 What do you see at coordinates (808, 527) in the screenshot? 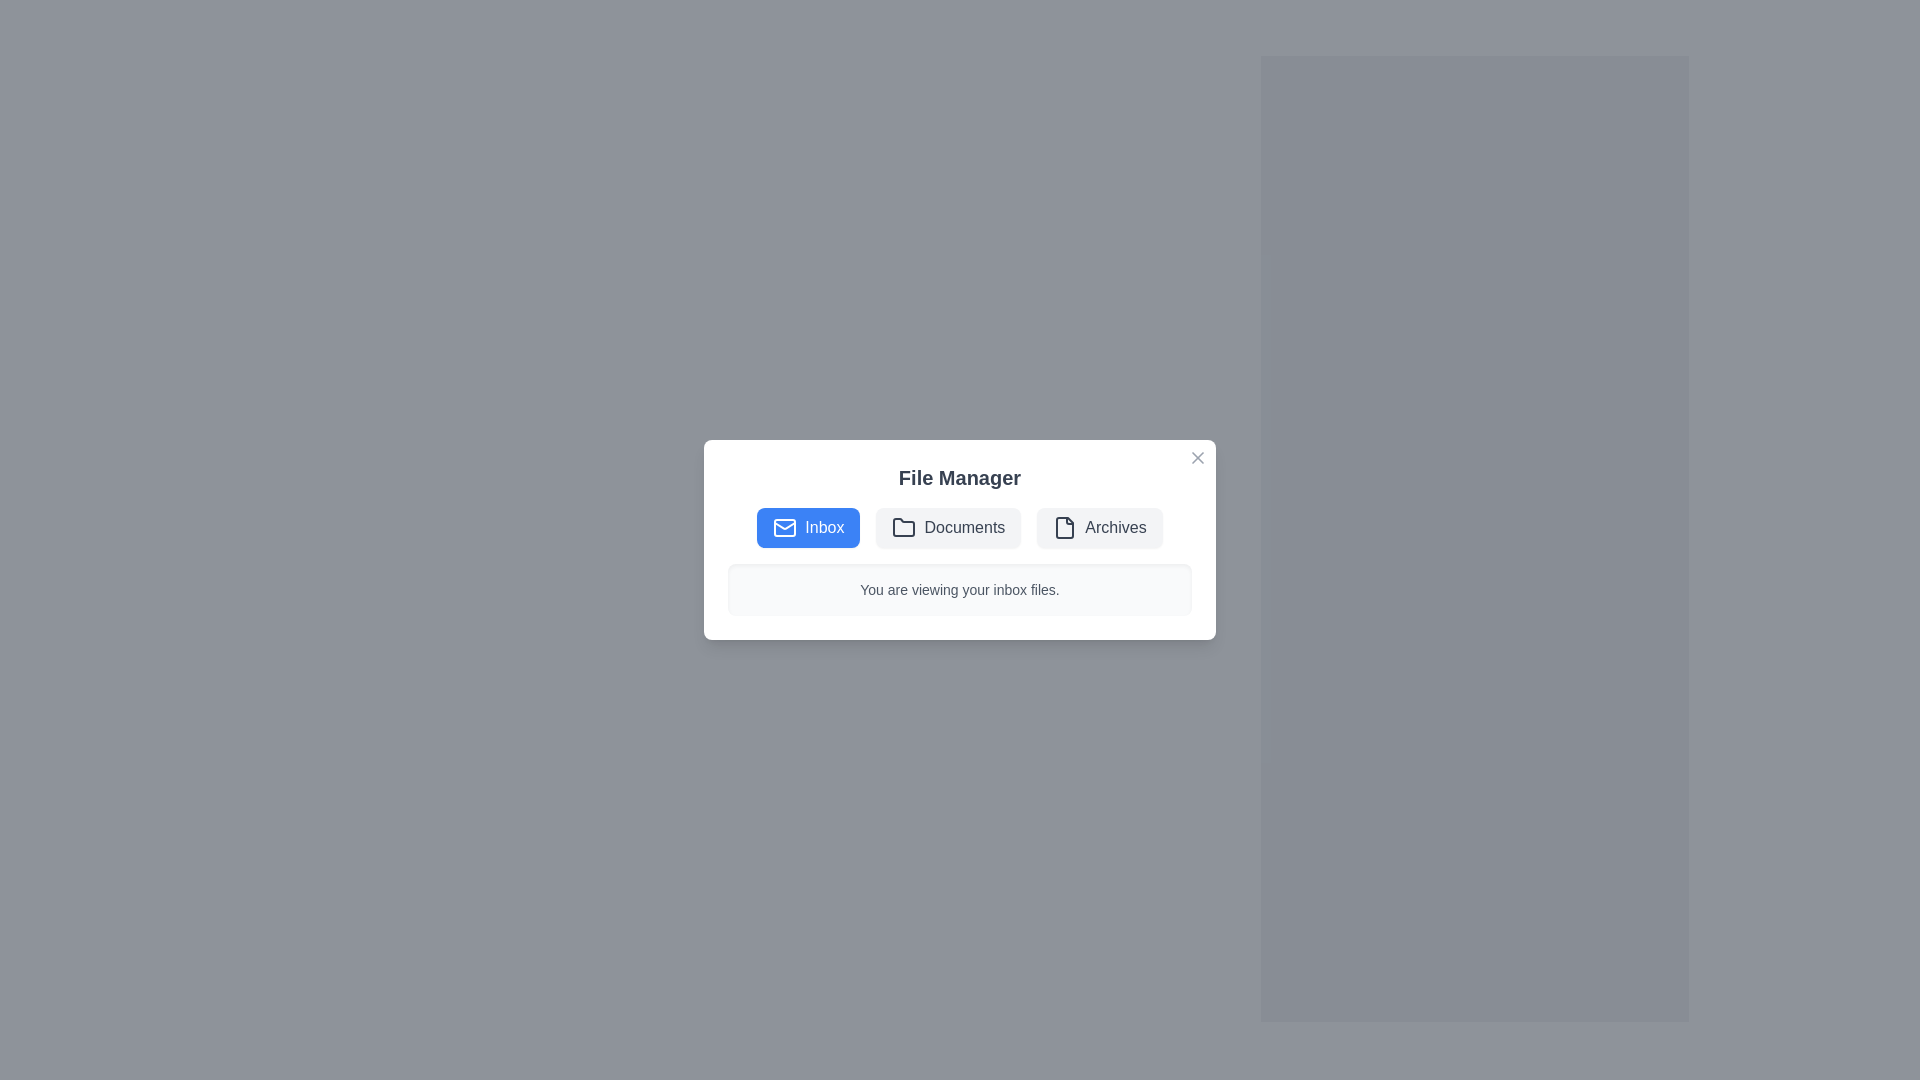
I see `the first button in the horizontal group of three buttons in the 'File Manager' modal` at bounding box center [808, 527].